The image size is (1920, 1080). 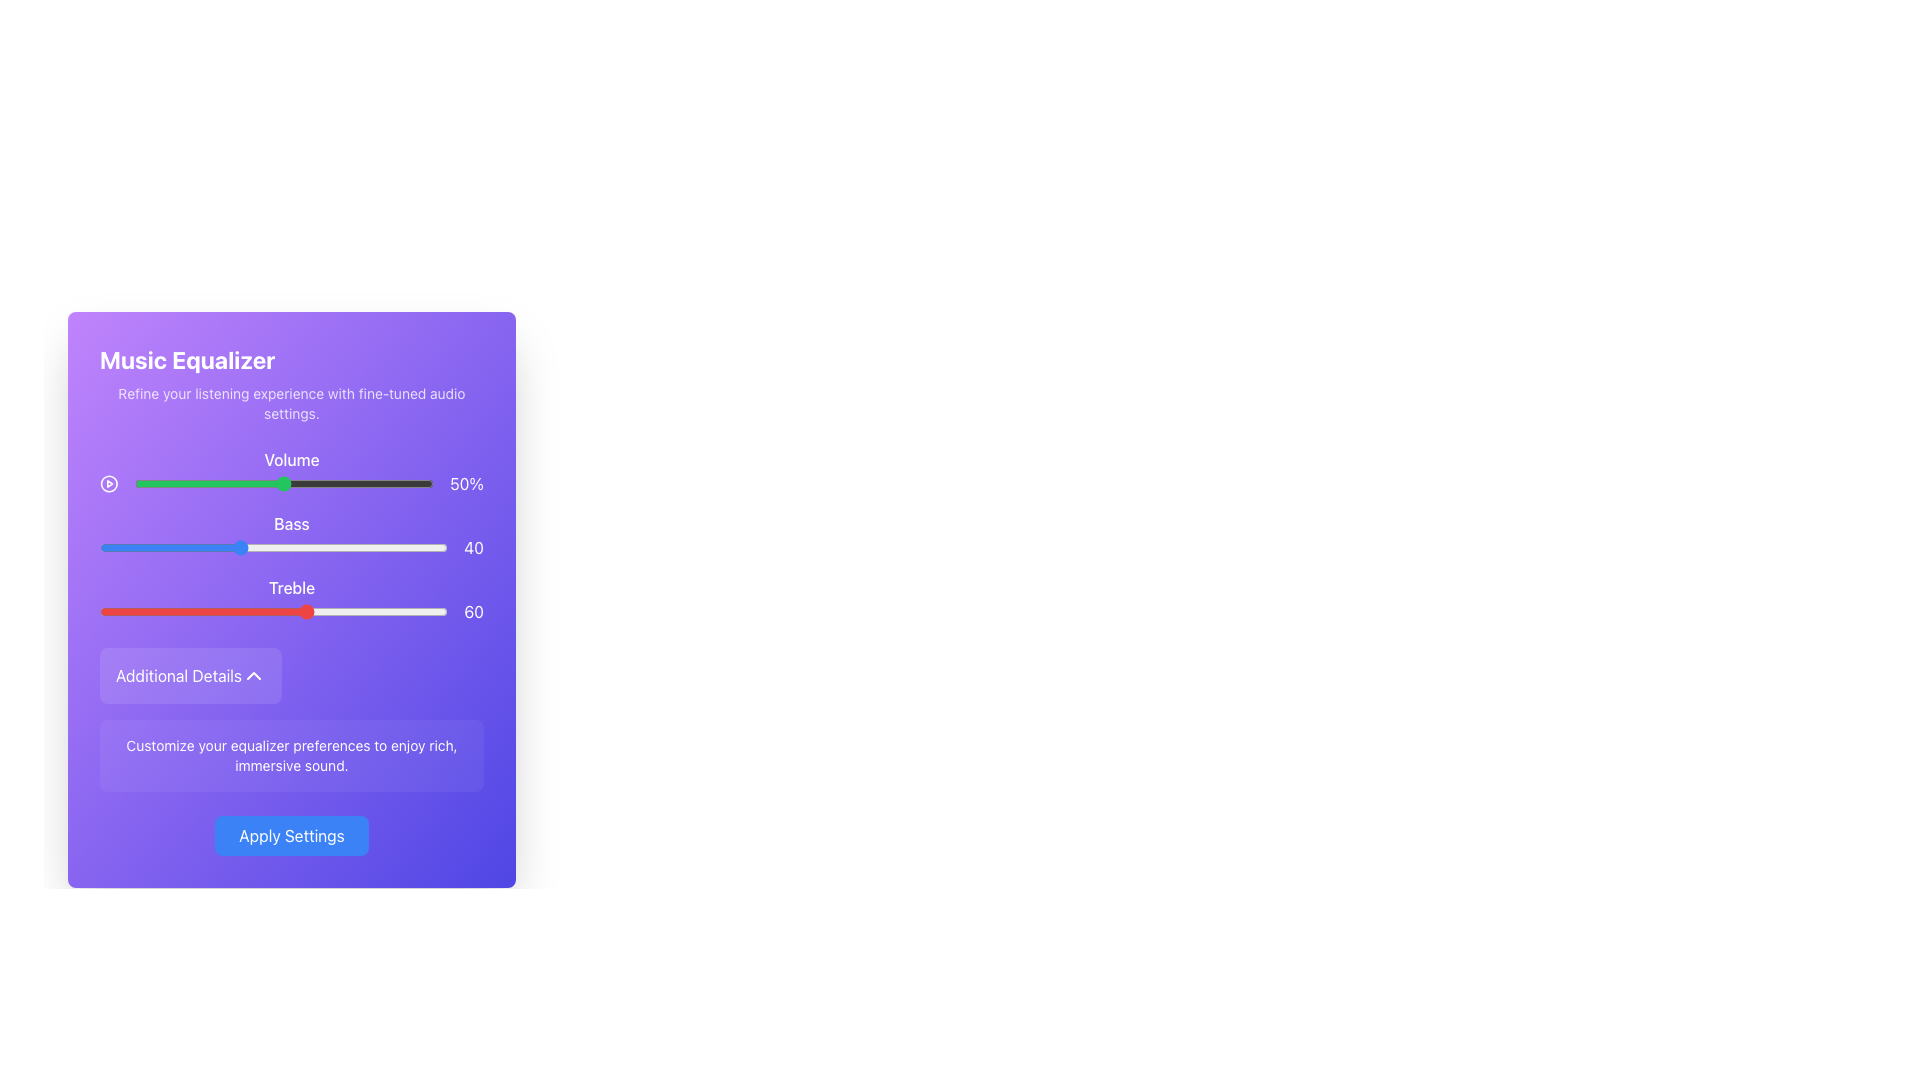 What do you see at coordinates (310, 483) in the screenshot?
I see `the volume` at bounding box center [310, 483].